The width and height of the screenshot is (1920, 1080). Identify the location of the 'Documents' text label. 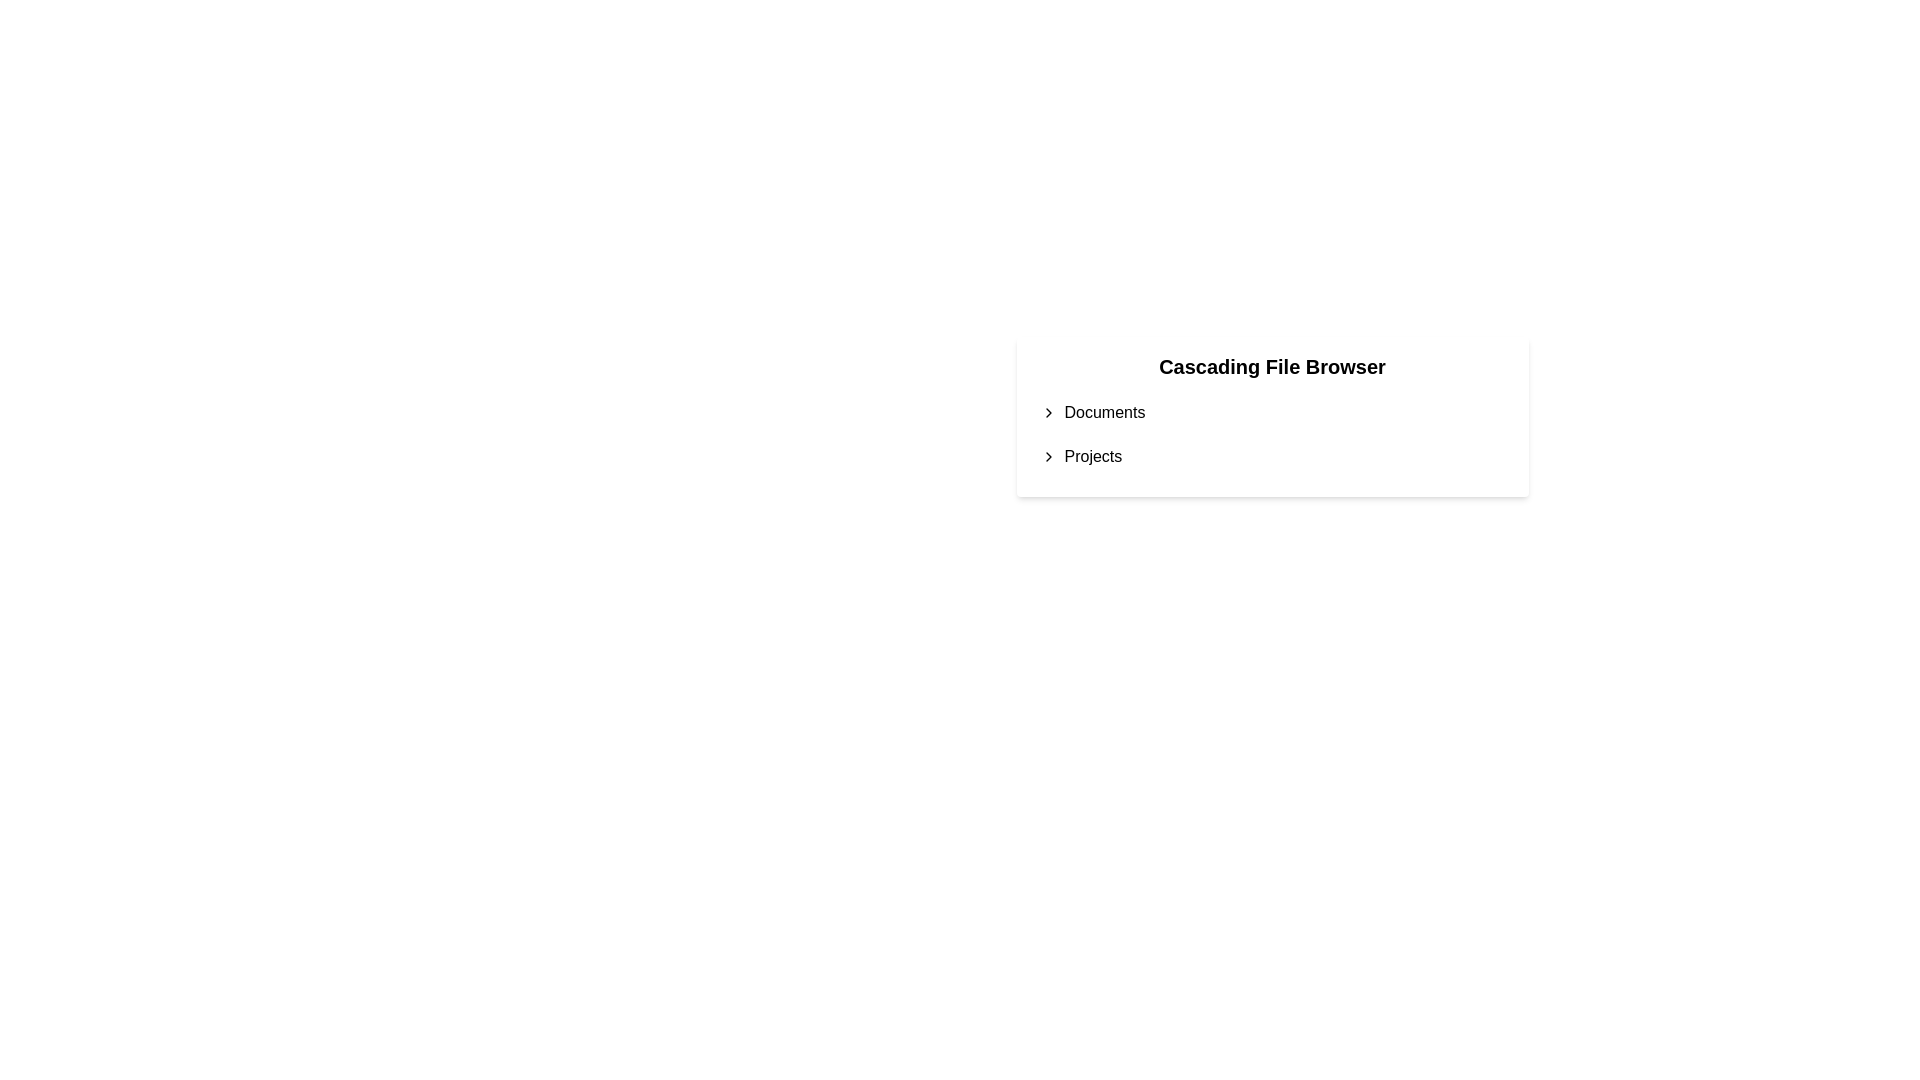
(1103, 411).